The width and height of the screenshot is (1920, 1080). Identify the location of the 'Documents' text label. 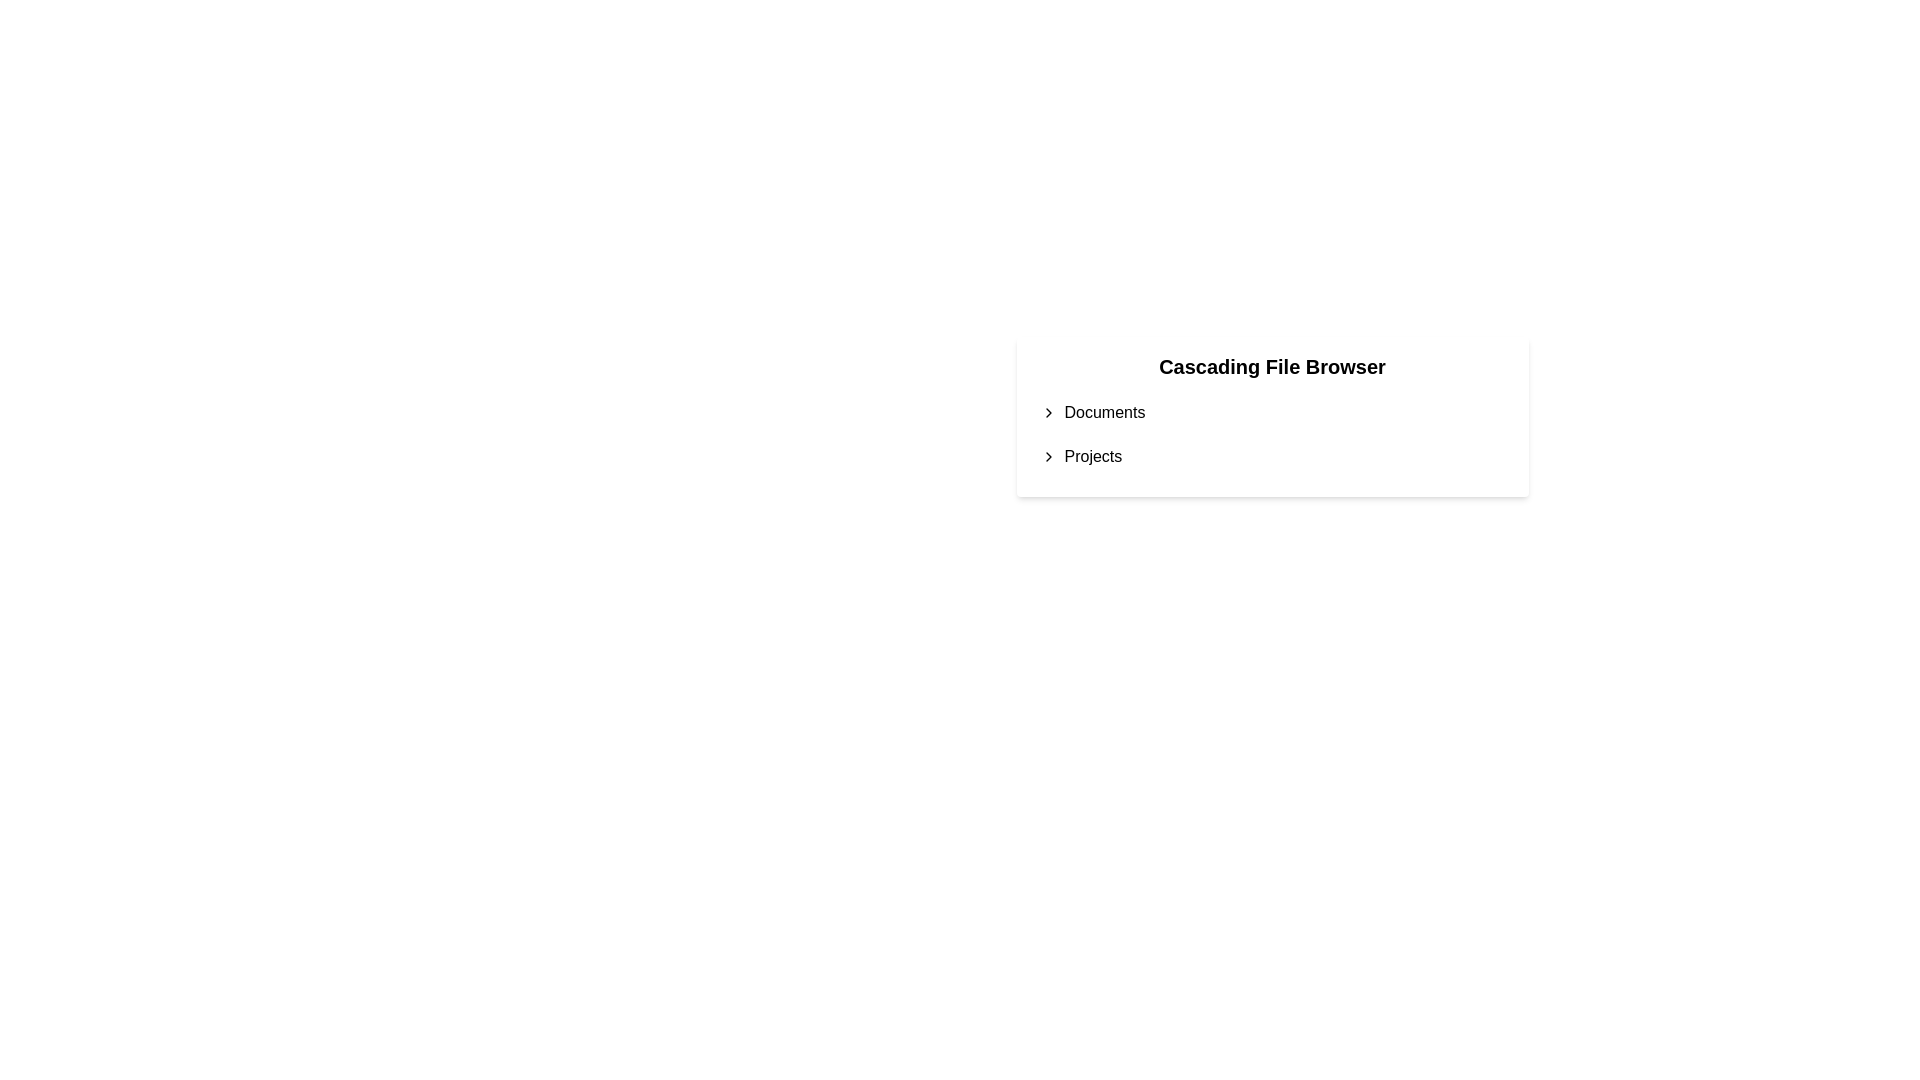
(1103, 411).